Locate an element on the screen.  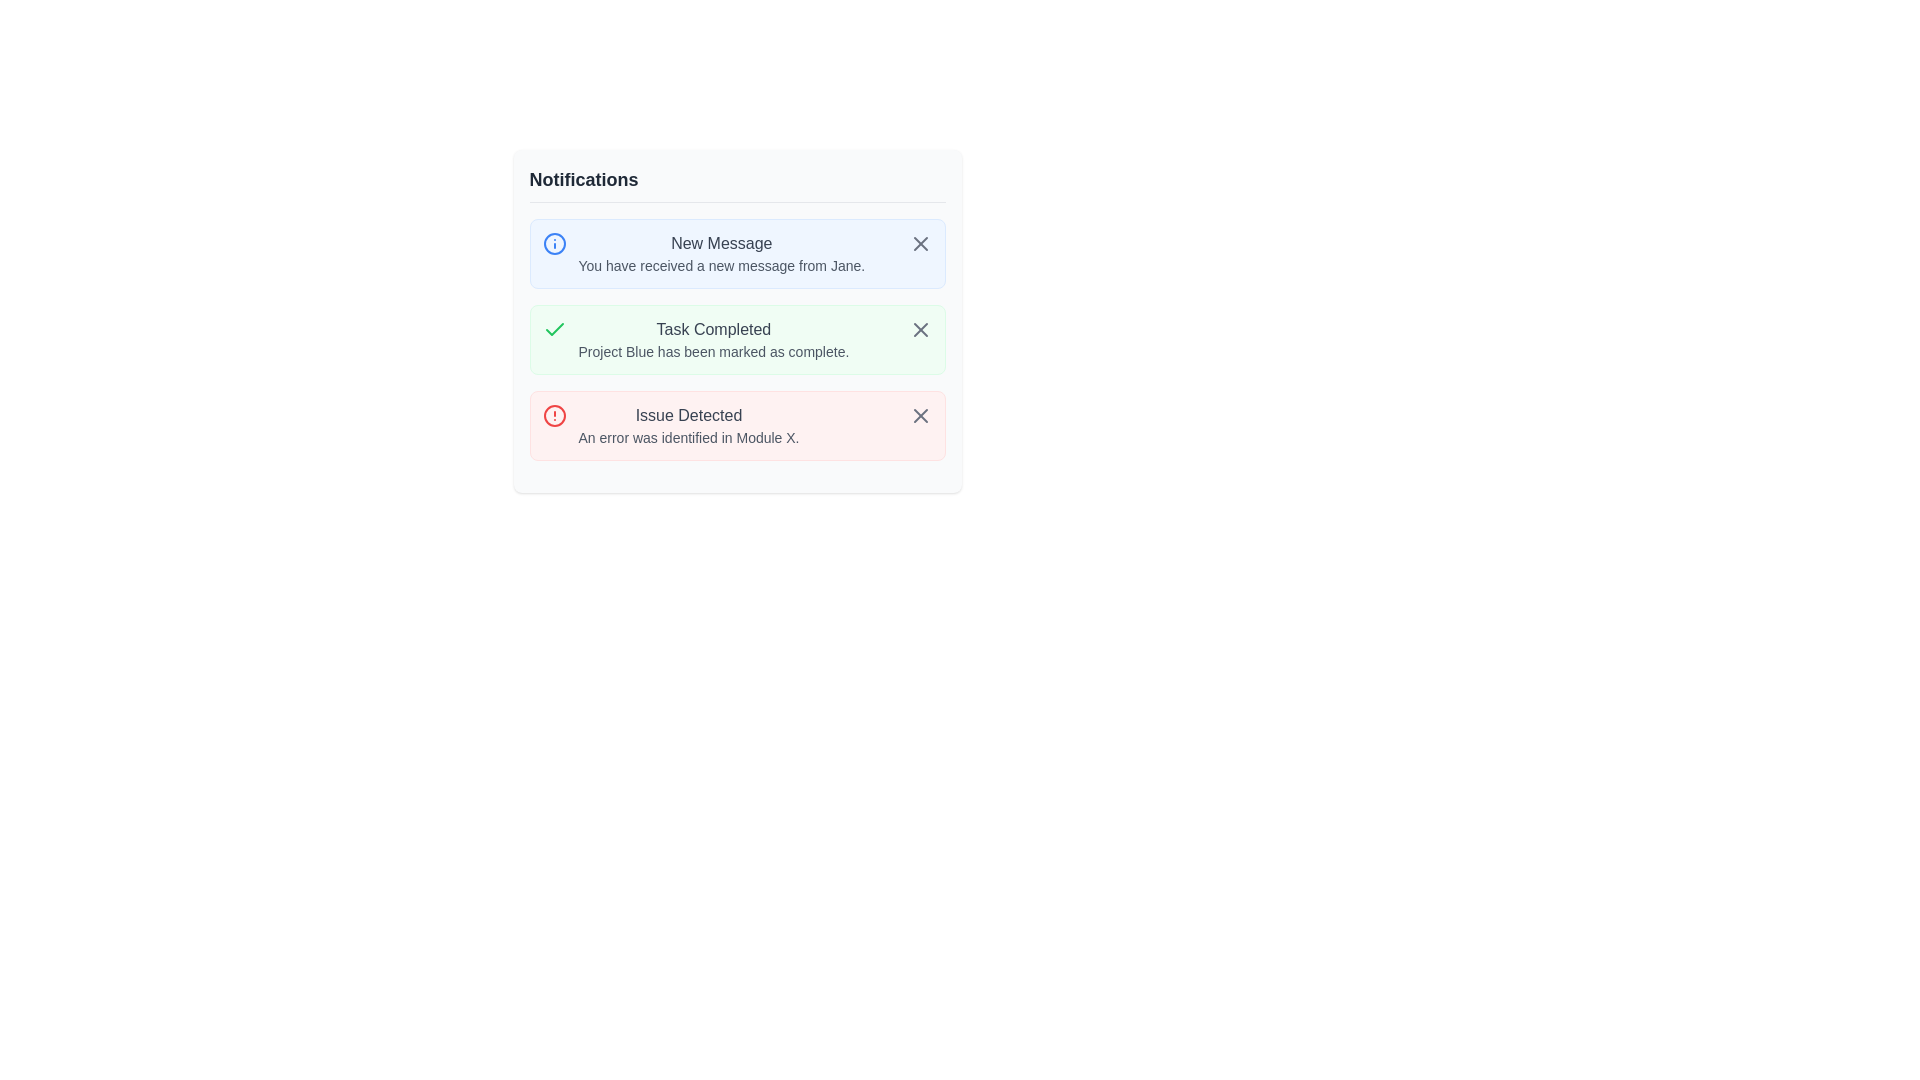
the circular icon with a blue outline and centered blue dot, located in the upper-left corner of the 'New Message' notification card is located at coordinates (554, 242).